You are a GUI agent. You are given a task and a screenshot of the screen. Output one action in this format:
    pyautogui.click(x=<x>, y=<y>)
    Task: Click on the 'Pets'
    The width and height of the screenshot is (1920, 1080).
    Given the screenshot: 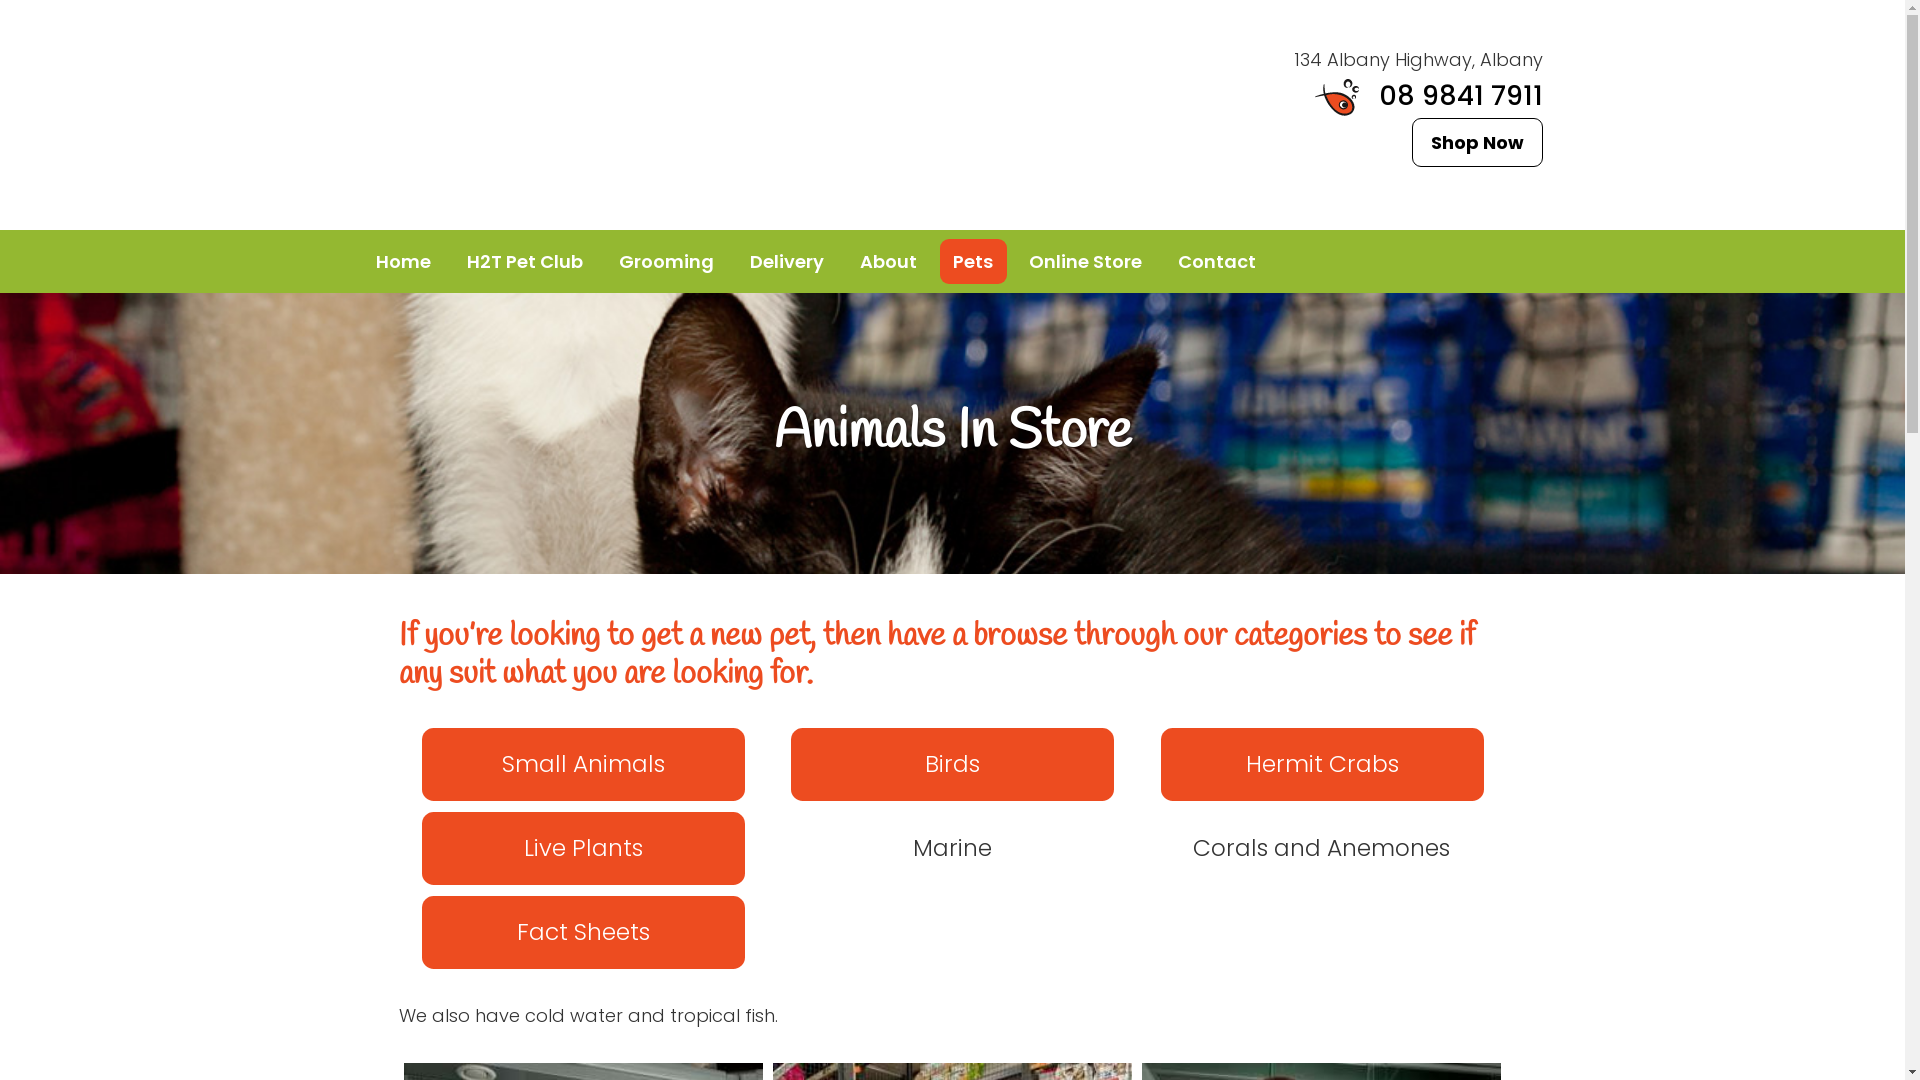 What is the action you would take?
    pyautogui.click(x=939, y=260)
    